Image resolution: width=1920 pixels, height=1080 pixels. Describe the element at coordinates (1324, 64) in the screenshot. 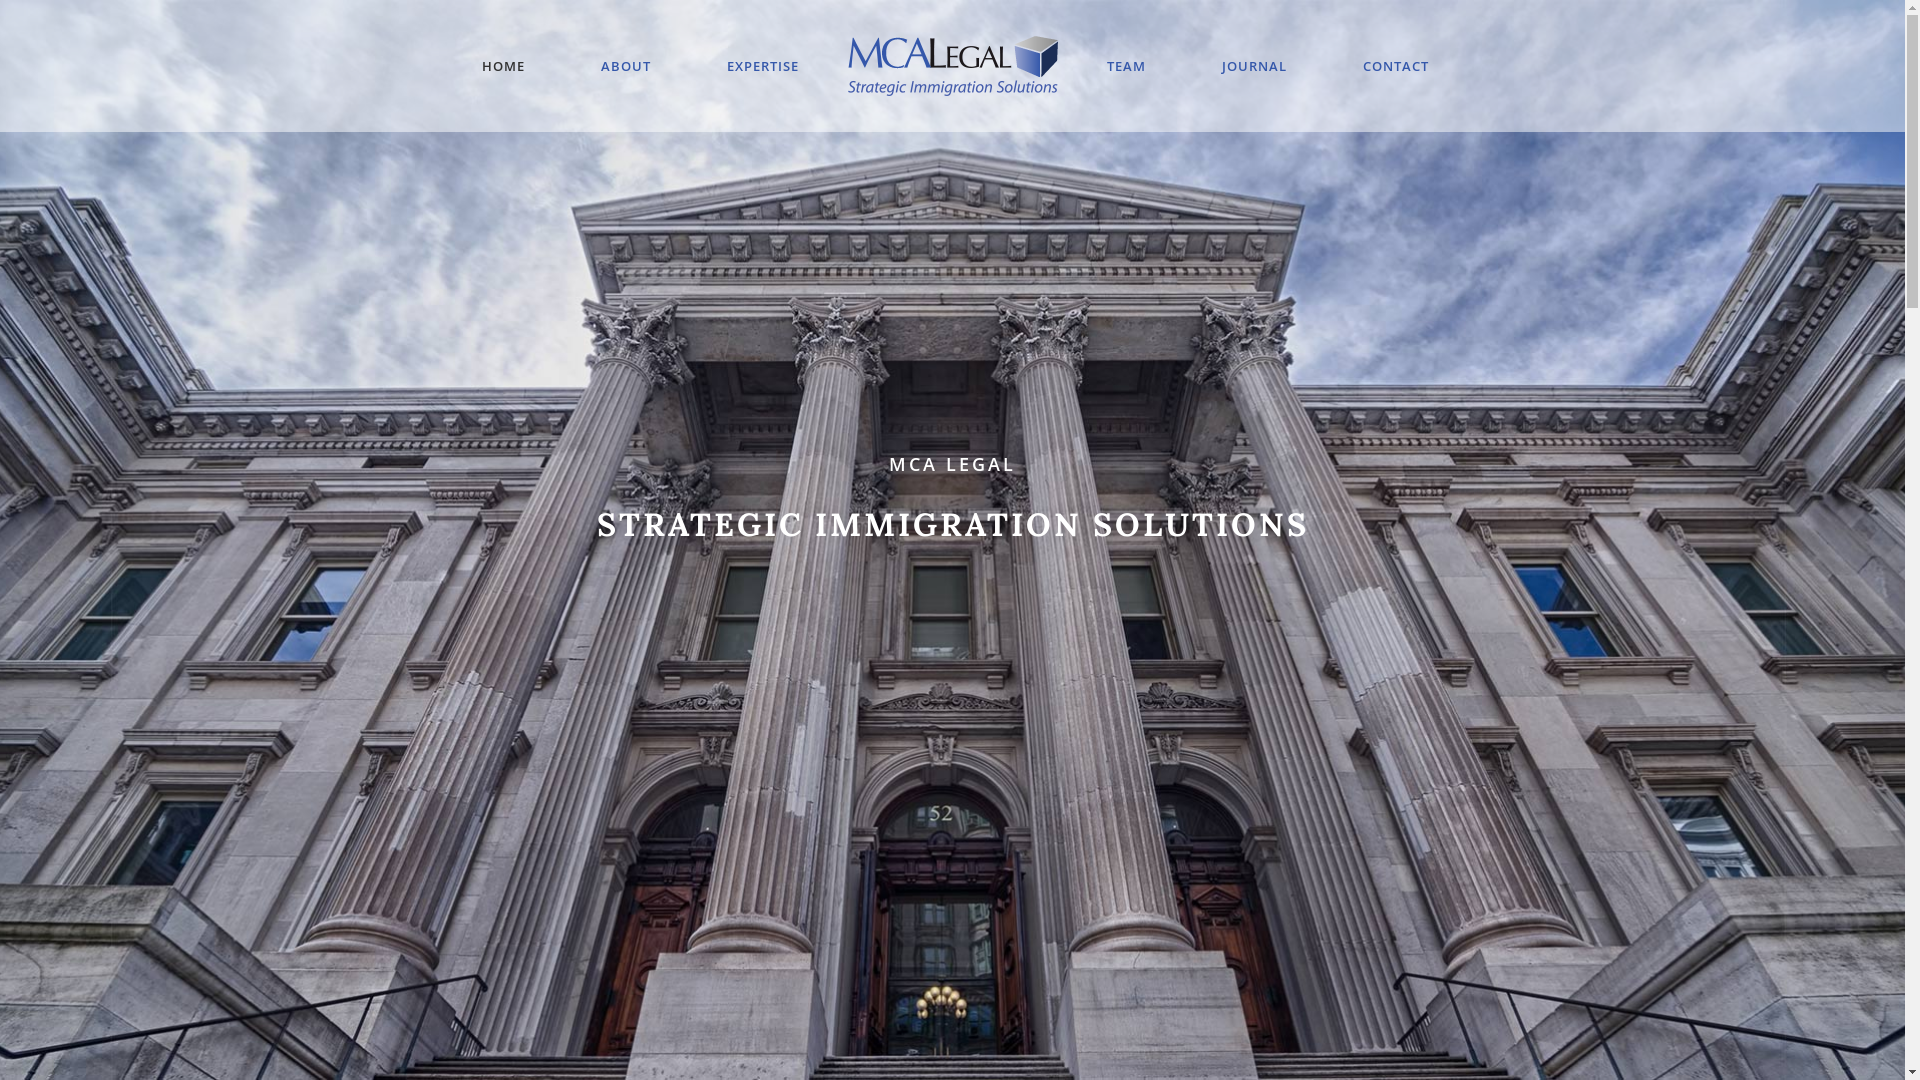

I see `'CONTACT'` at that location.